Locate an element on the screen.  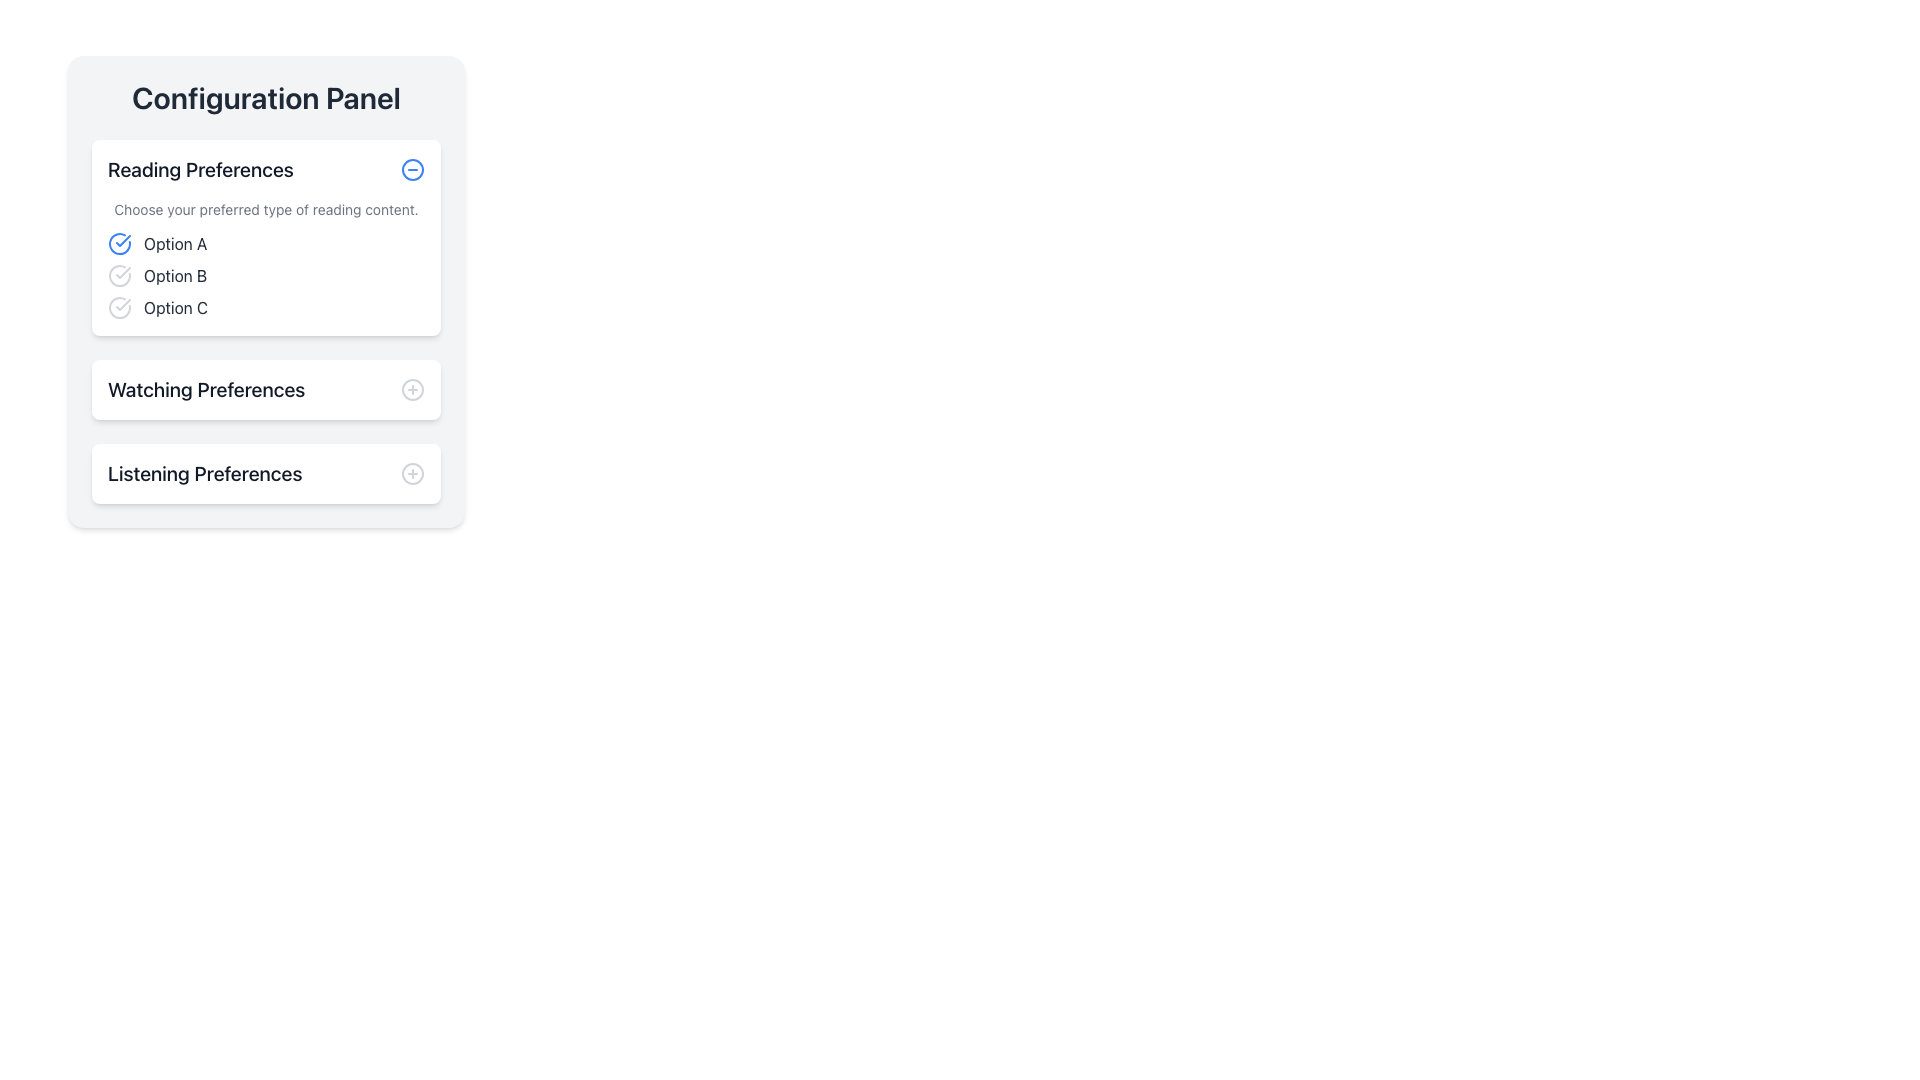
the collapse button icon with a blue circular outline and horizontal minus sign, located at the right end of the 'Reading Preferences' section header is located at coordinates (411, 168).